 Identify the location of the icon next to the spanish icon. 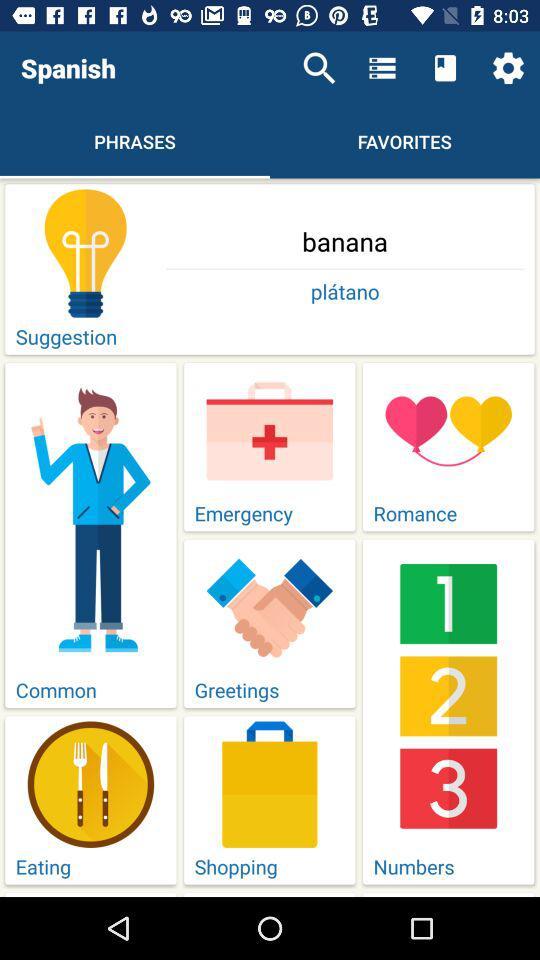
(319, 68).